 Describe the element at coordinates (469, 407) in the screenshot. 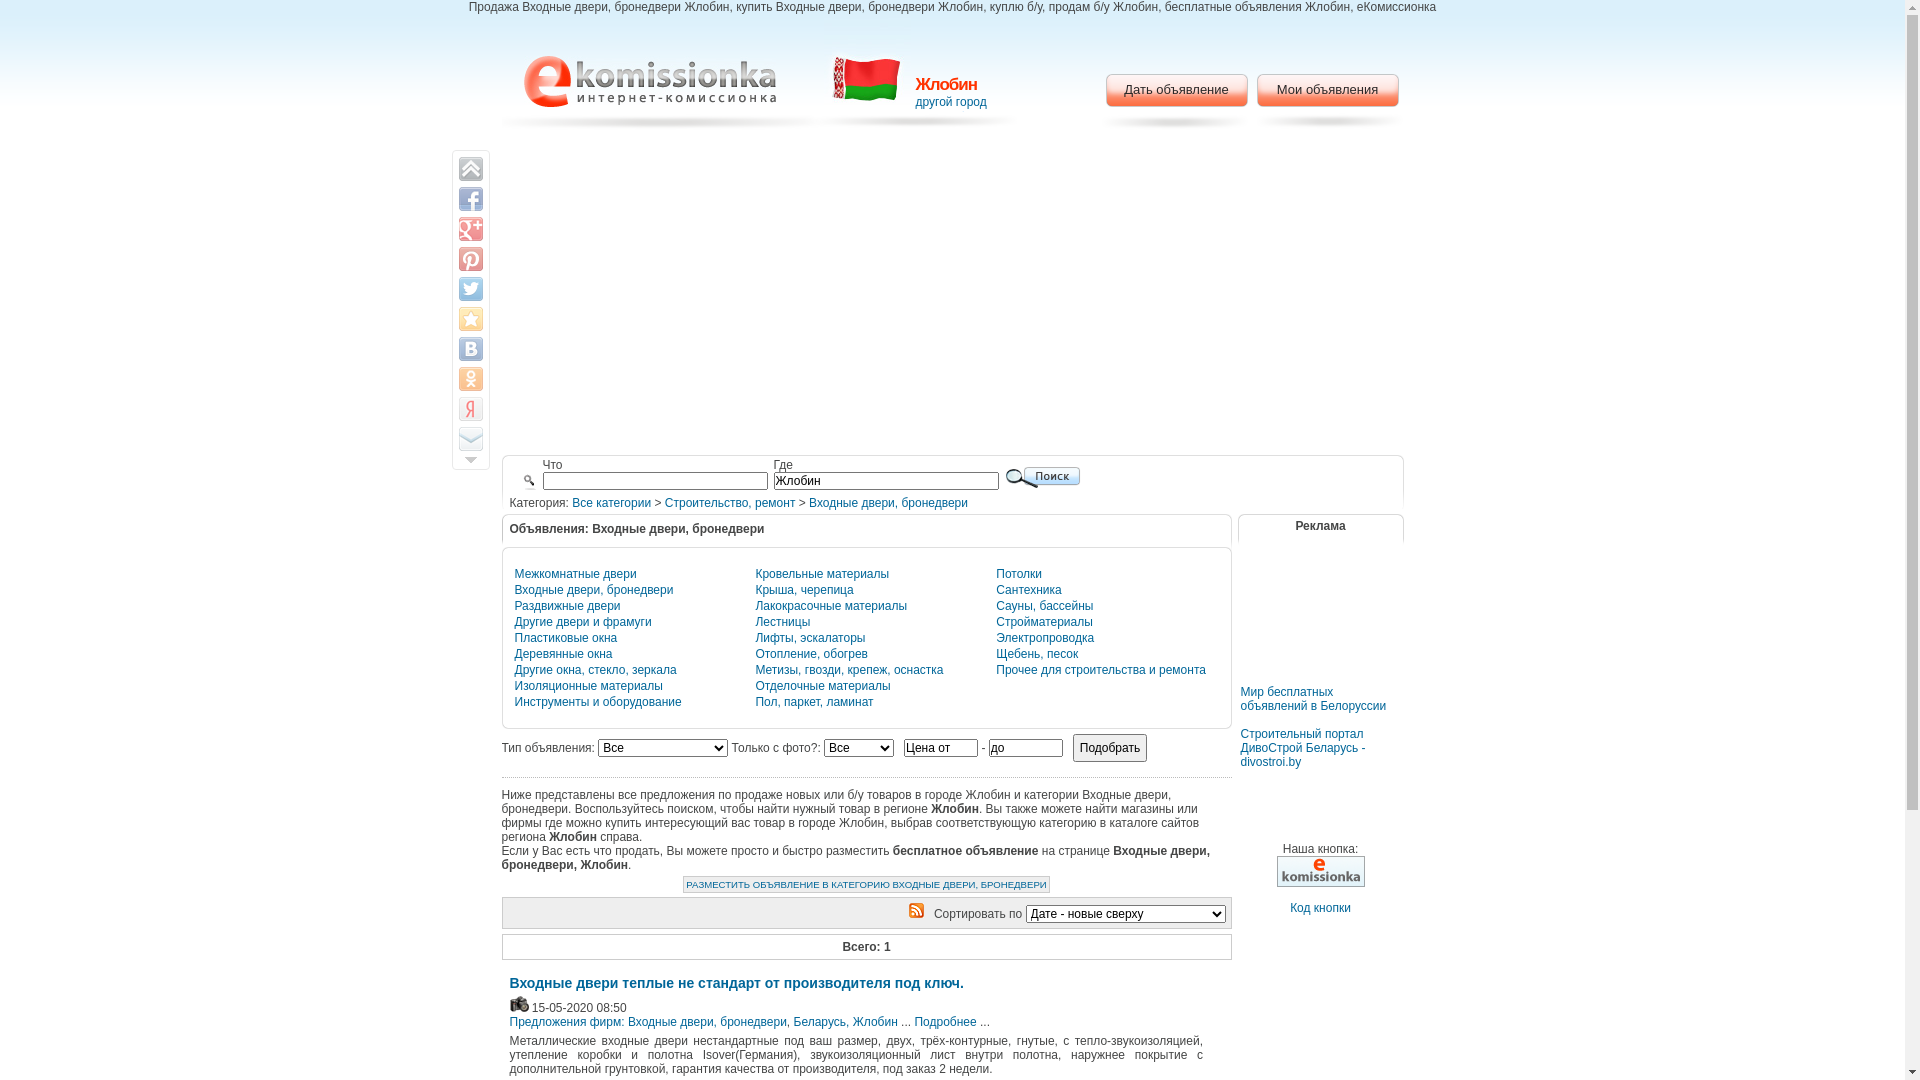

I see `'Save to Yandex Bookmarks'` at that location.